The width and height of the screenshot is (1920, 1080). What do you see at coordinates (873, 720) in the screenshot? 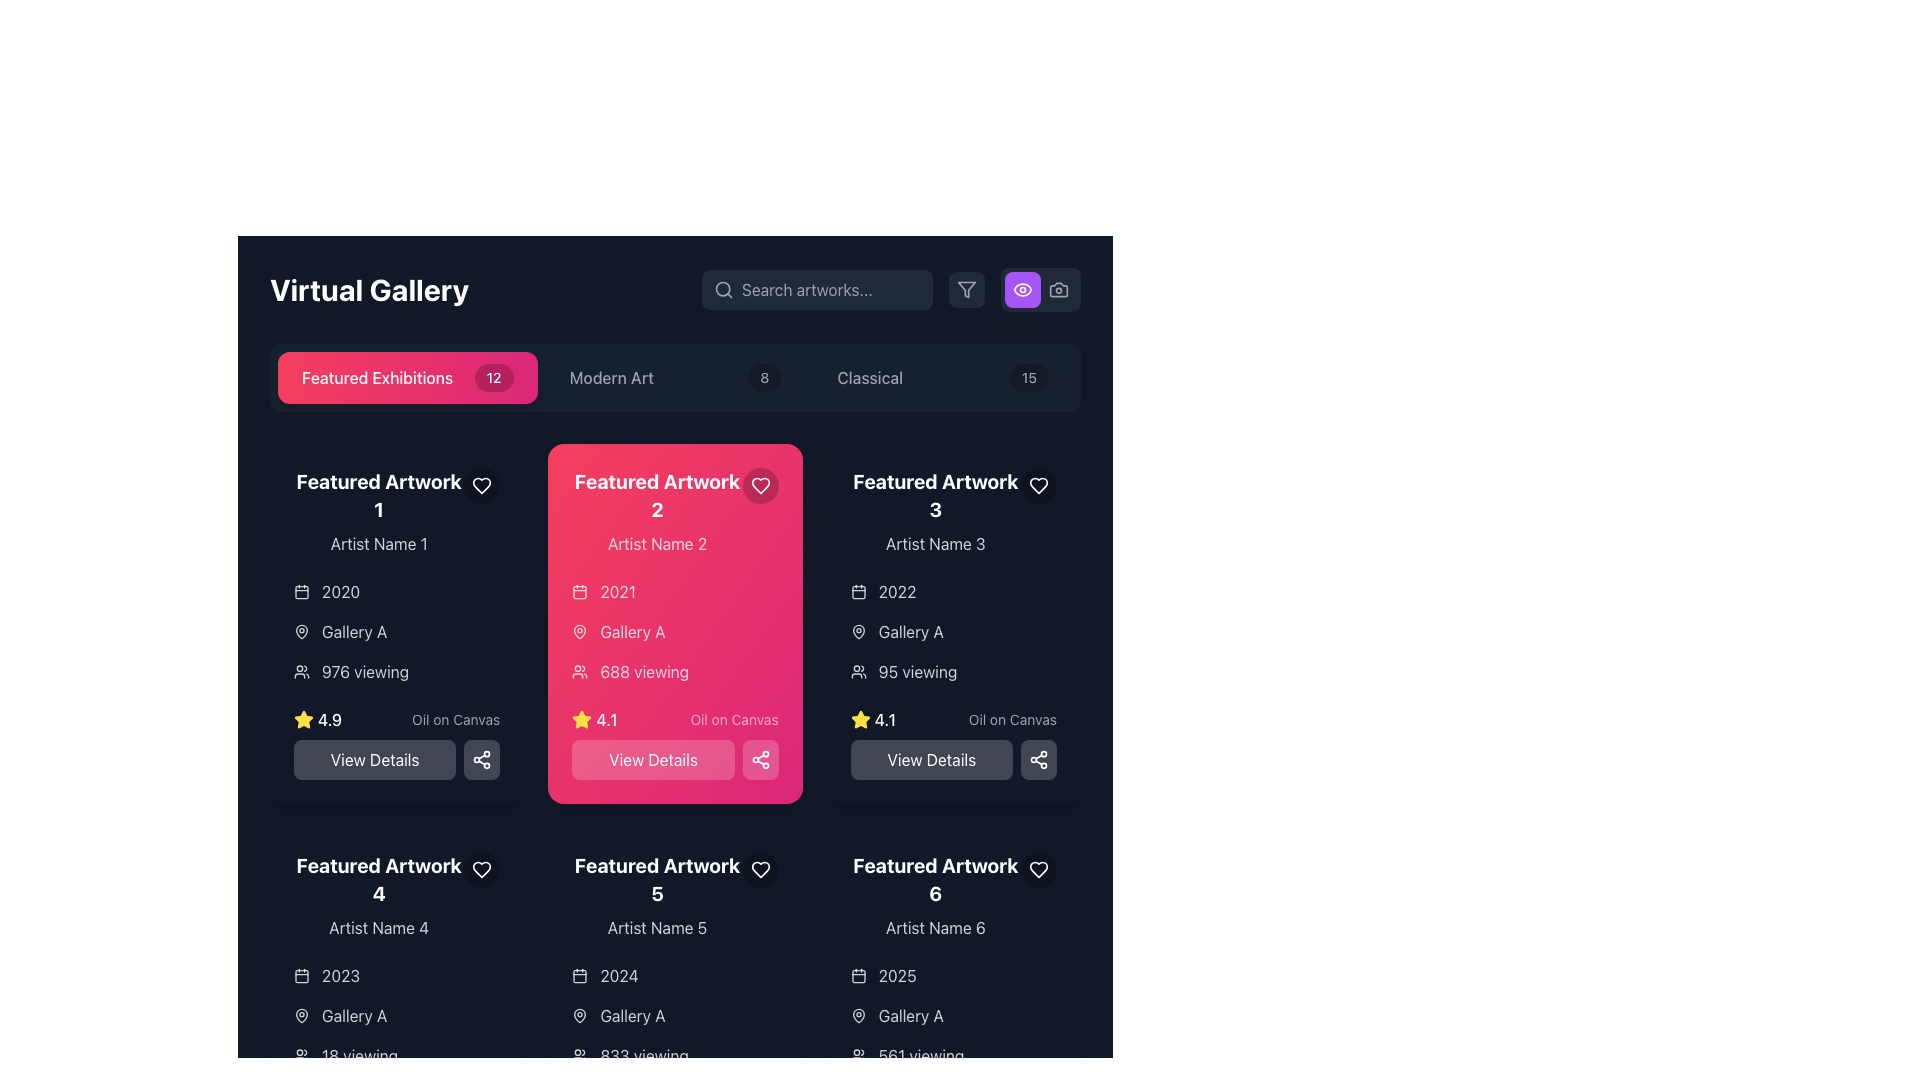
I see `the Rating indicator displaying a score of '4.1' within the 'Featured Artwork 3' card, located below the '95 viewing' text and above the 'View Details' button` at bounding box center [873, 720].